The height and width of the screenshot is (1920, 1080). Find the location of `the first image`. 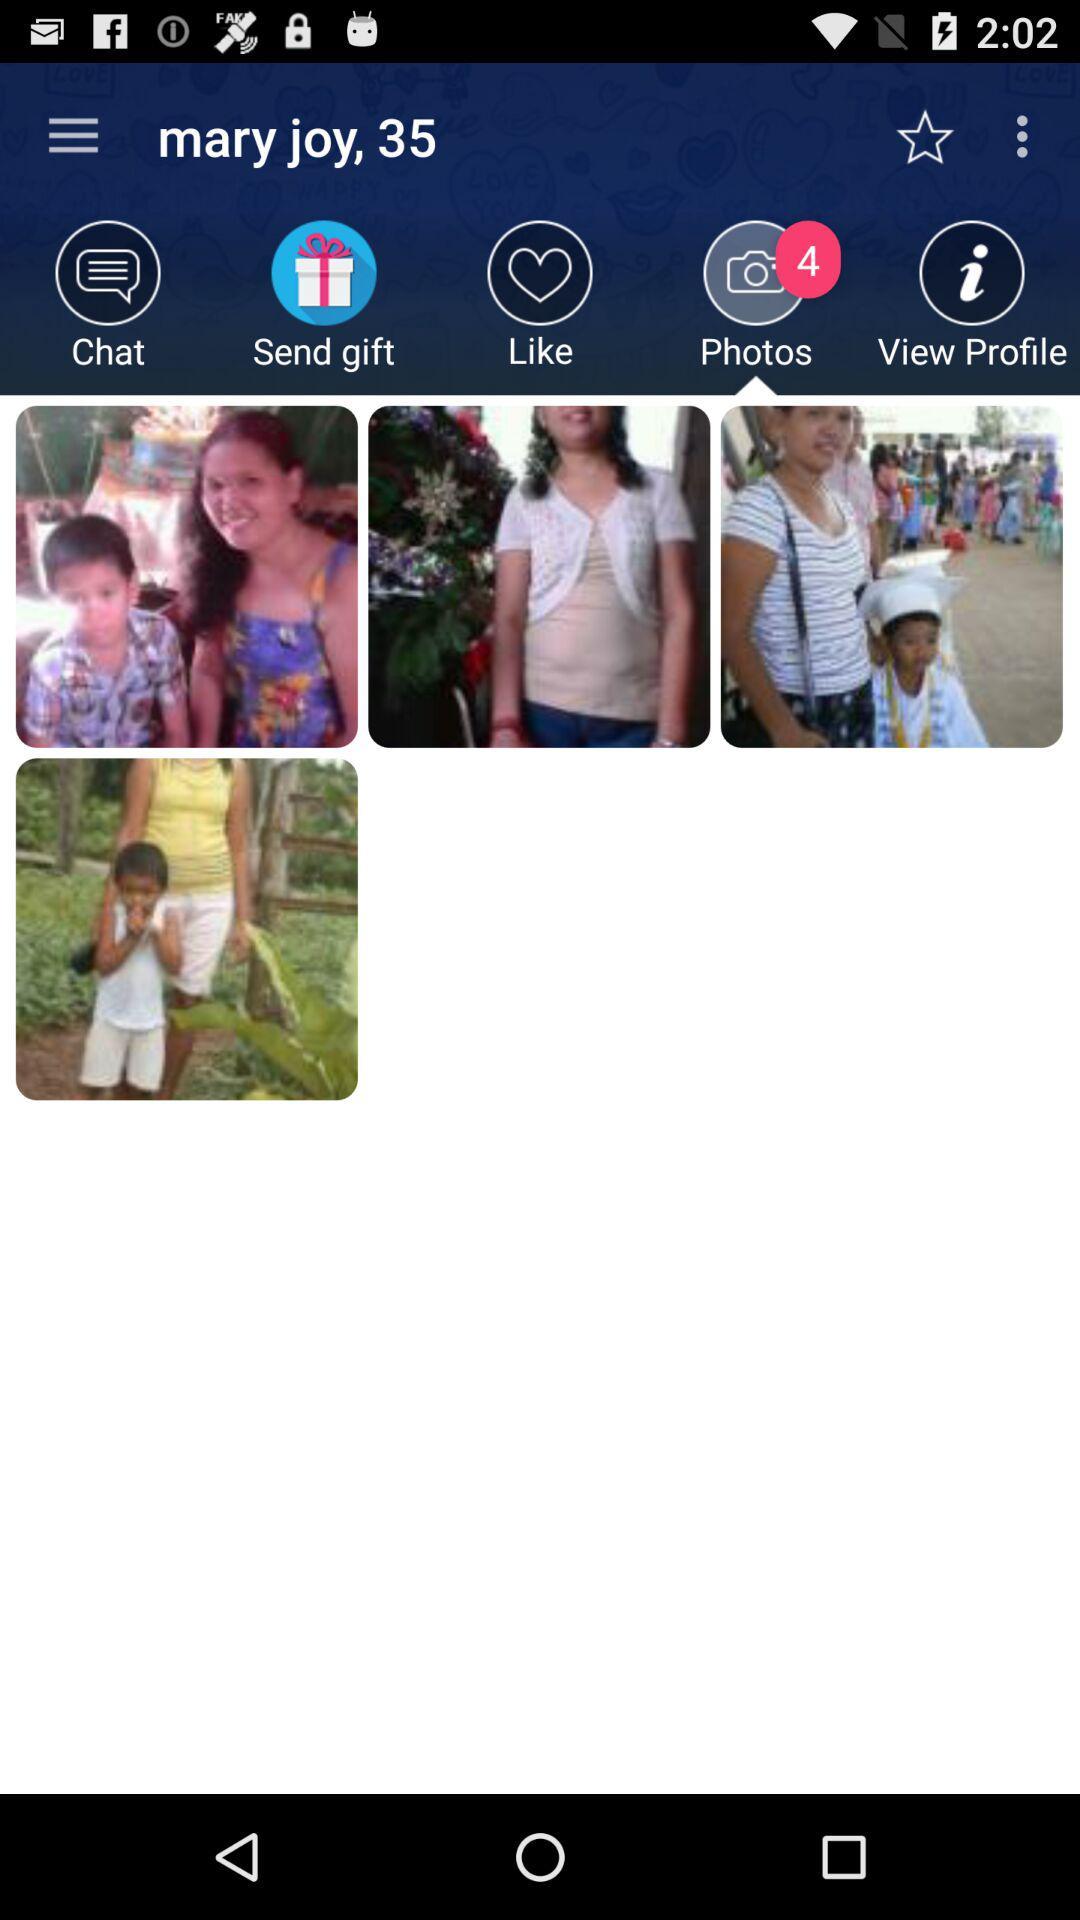

the first image is located at coordinates (186, 575).